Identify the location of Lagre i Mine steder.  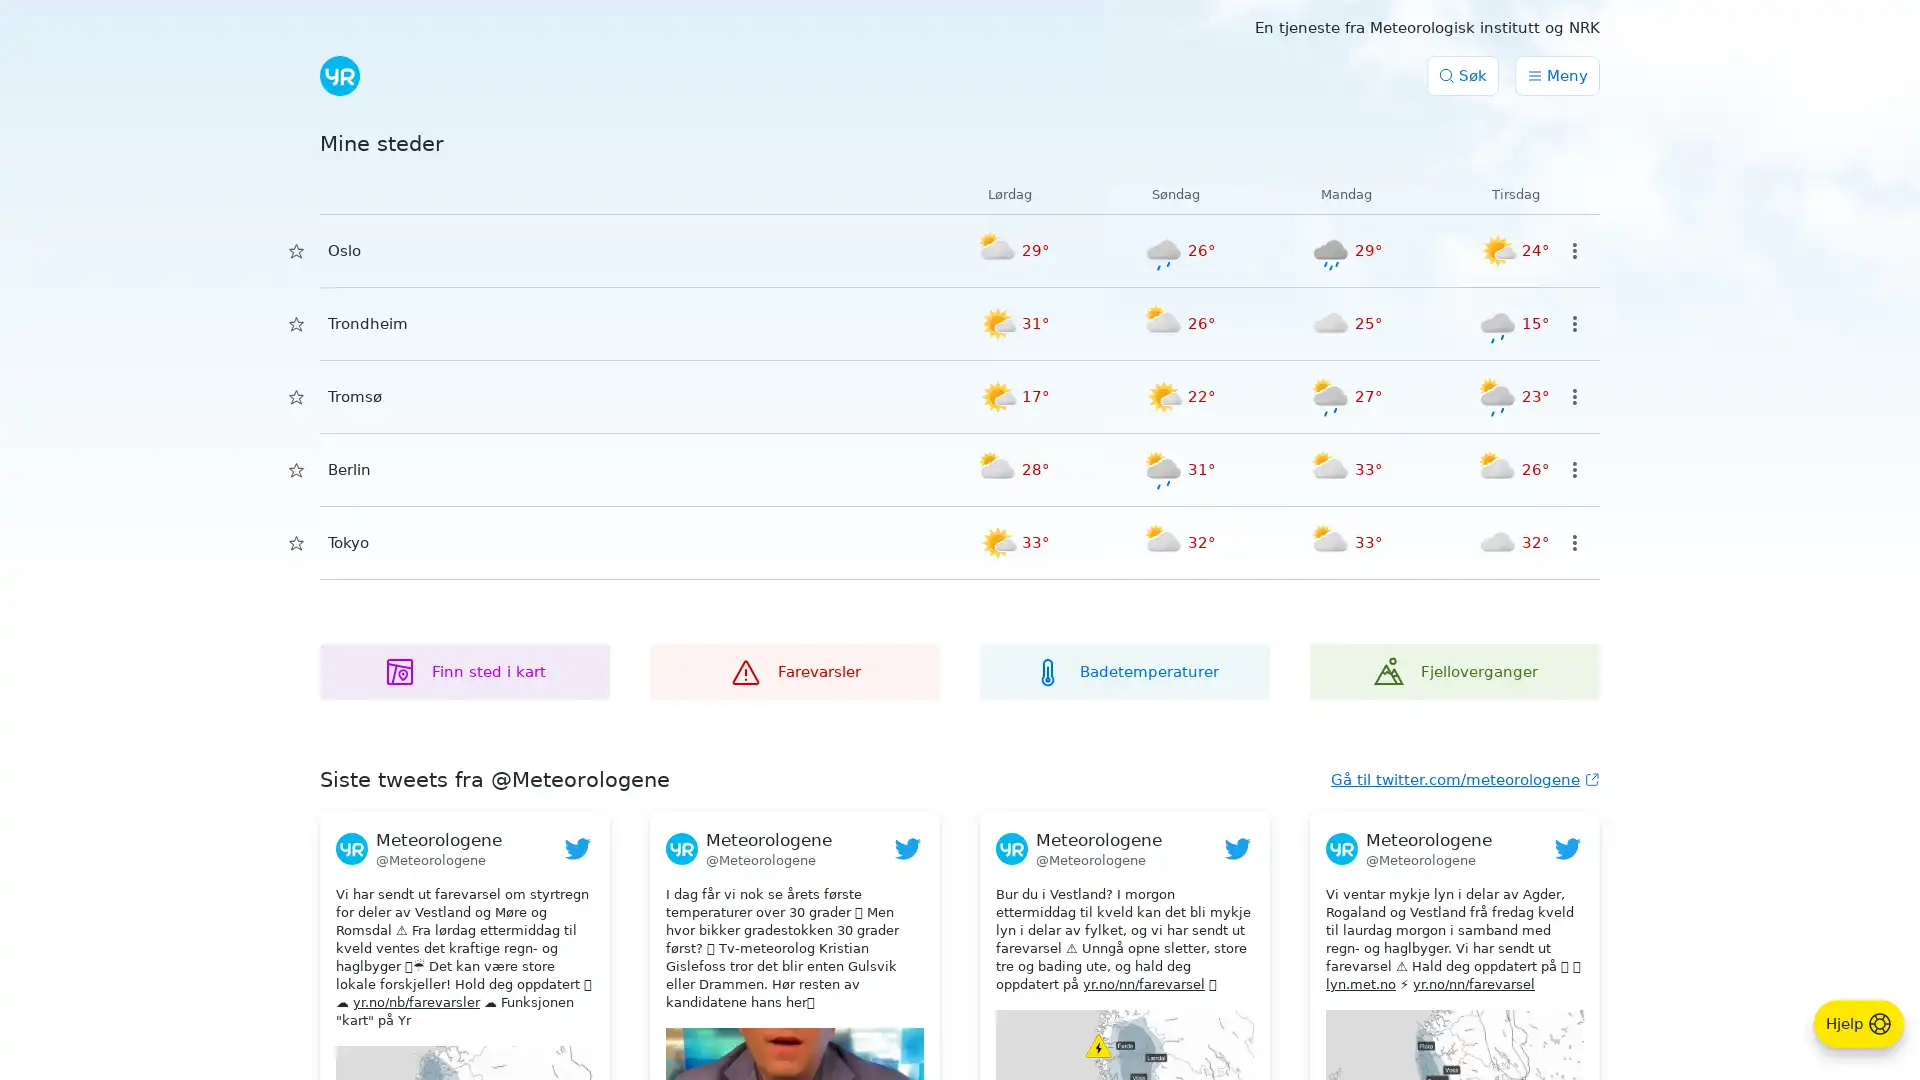
(295, 470).